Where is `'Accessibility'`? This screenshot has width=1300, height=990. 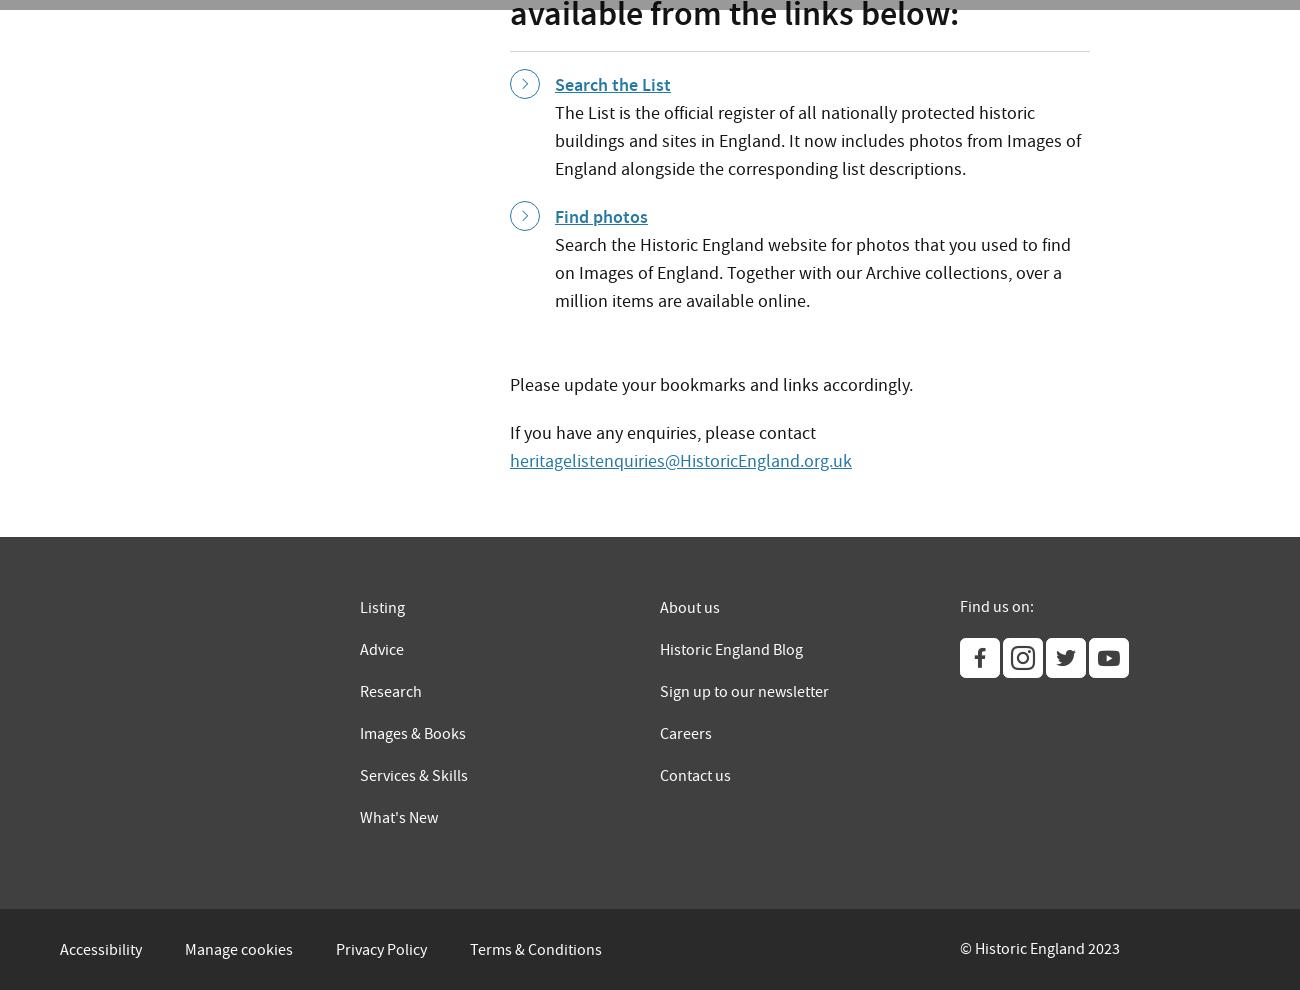
'Accessibility' is located at coordinates (60, 949).